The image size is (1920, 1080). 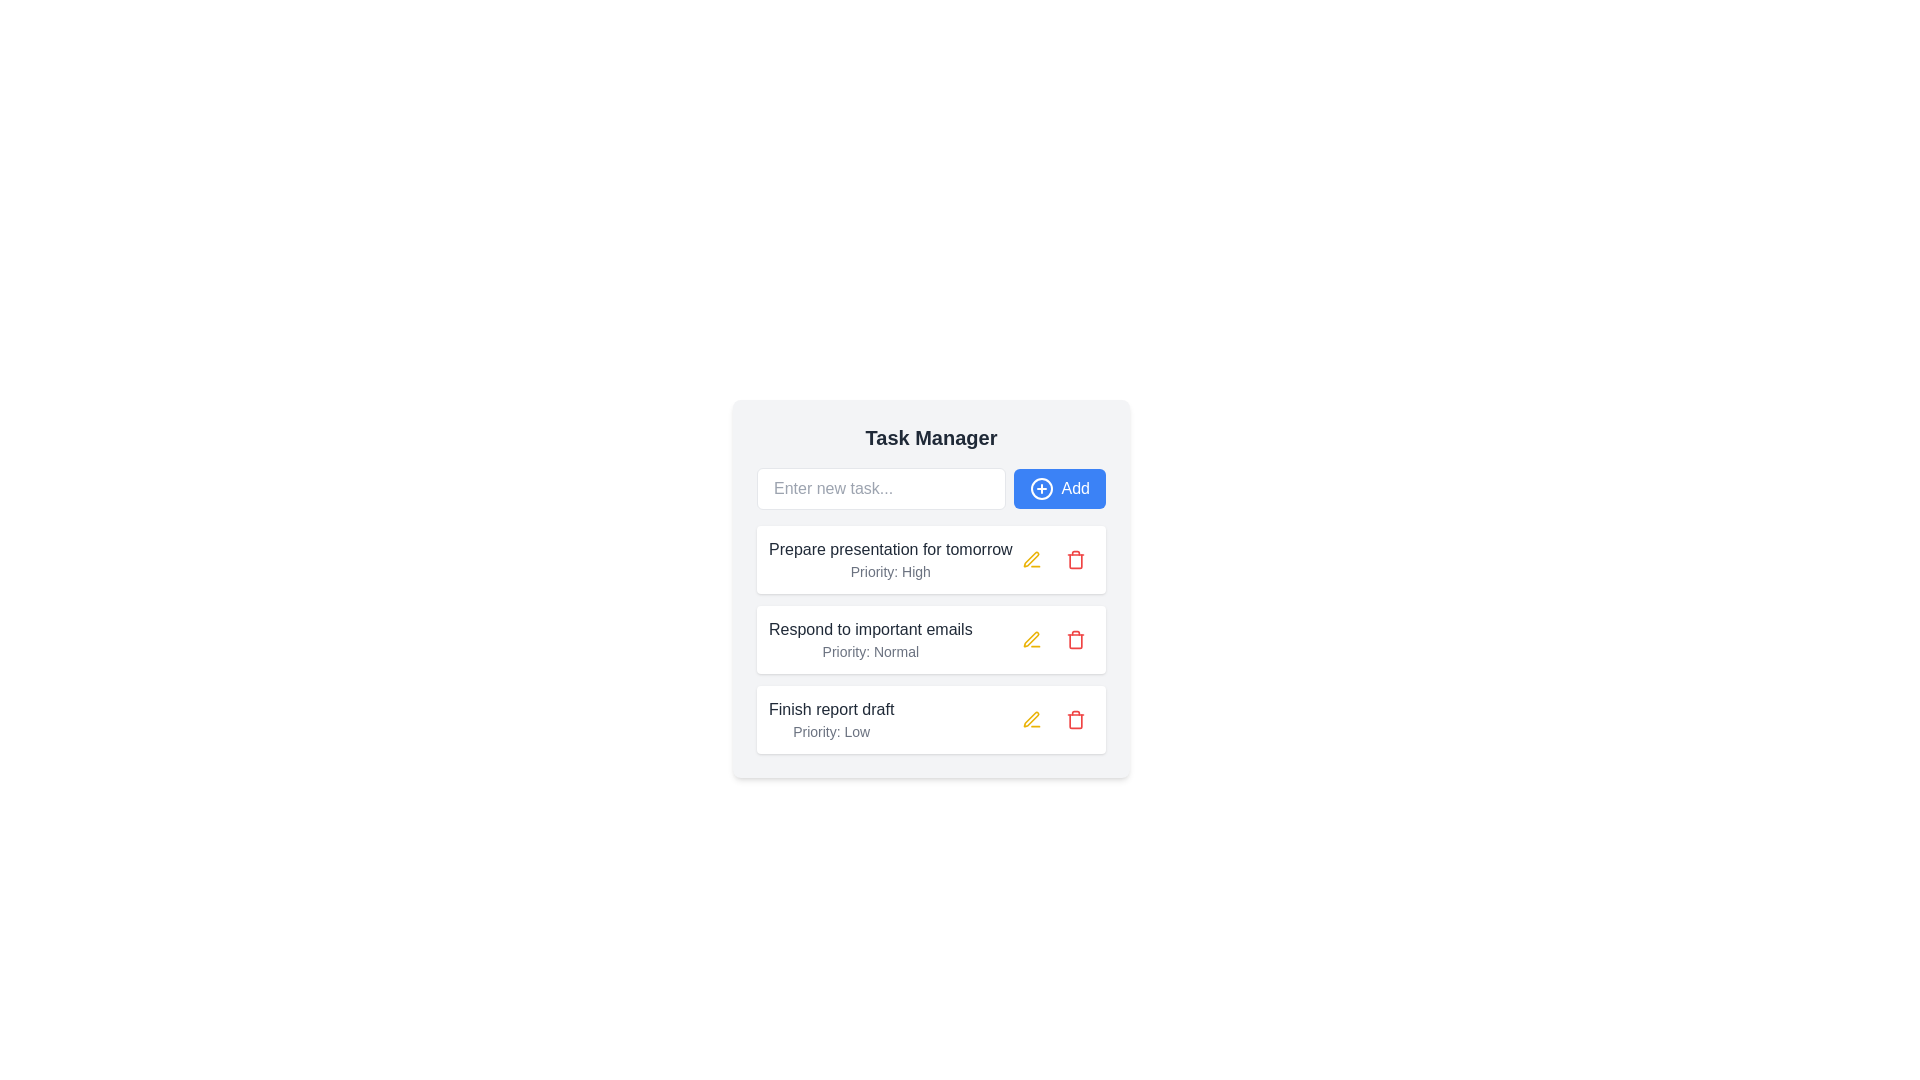 What do you see at coordinates (1074, 640) in the screenshot?
I see `the delete button located in the second row of task actions, to the right of the edit pen icon` at bounding box center [1074, 640].